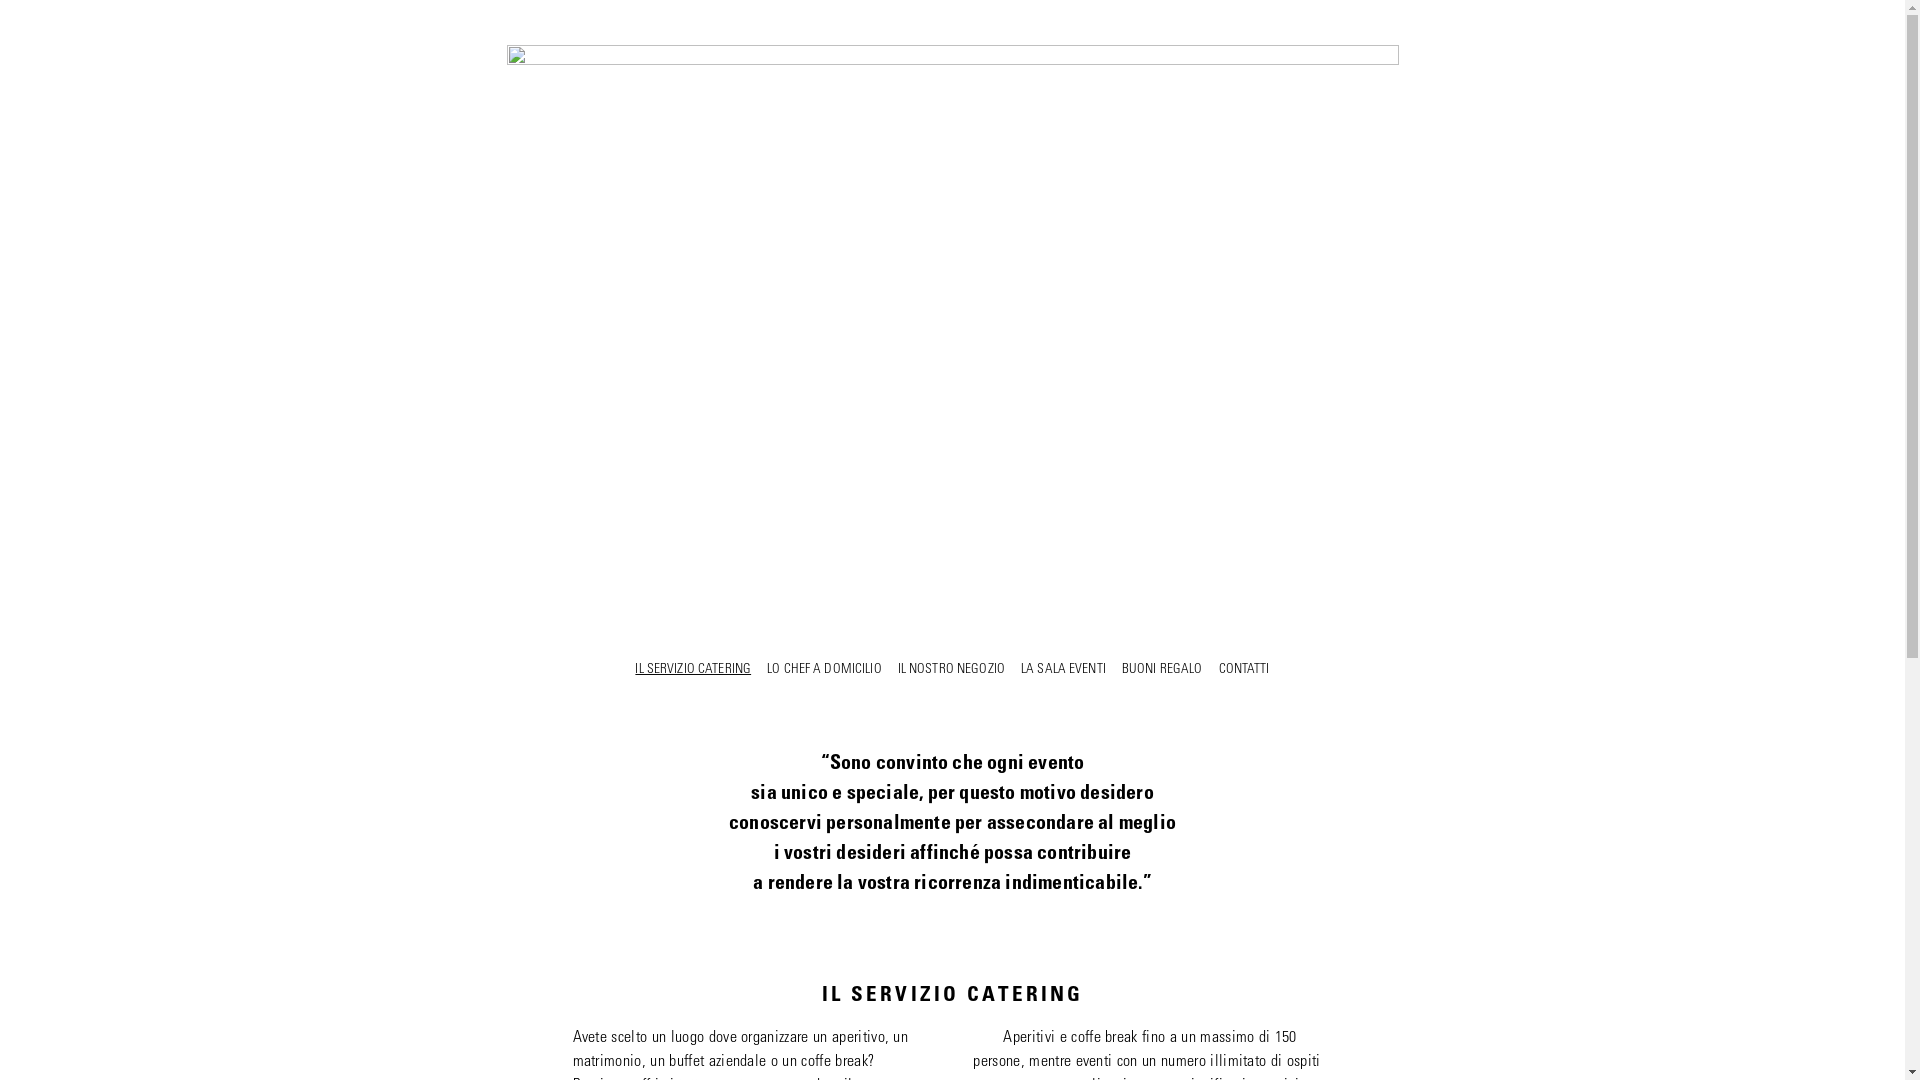 The height and width of the screenshot is (1080, 1920). What do you see at coordinates (950, 58) in the screenshot?
I see `'IL SERVIZIO CATERING - Carlo Stroppini'` at bounding box center [950, 58].